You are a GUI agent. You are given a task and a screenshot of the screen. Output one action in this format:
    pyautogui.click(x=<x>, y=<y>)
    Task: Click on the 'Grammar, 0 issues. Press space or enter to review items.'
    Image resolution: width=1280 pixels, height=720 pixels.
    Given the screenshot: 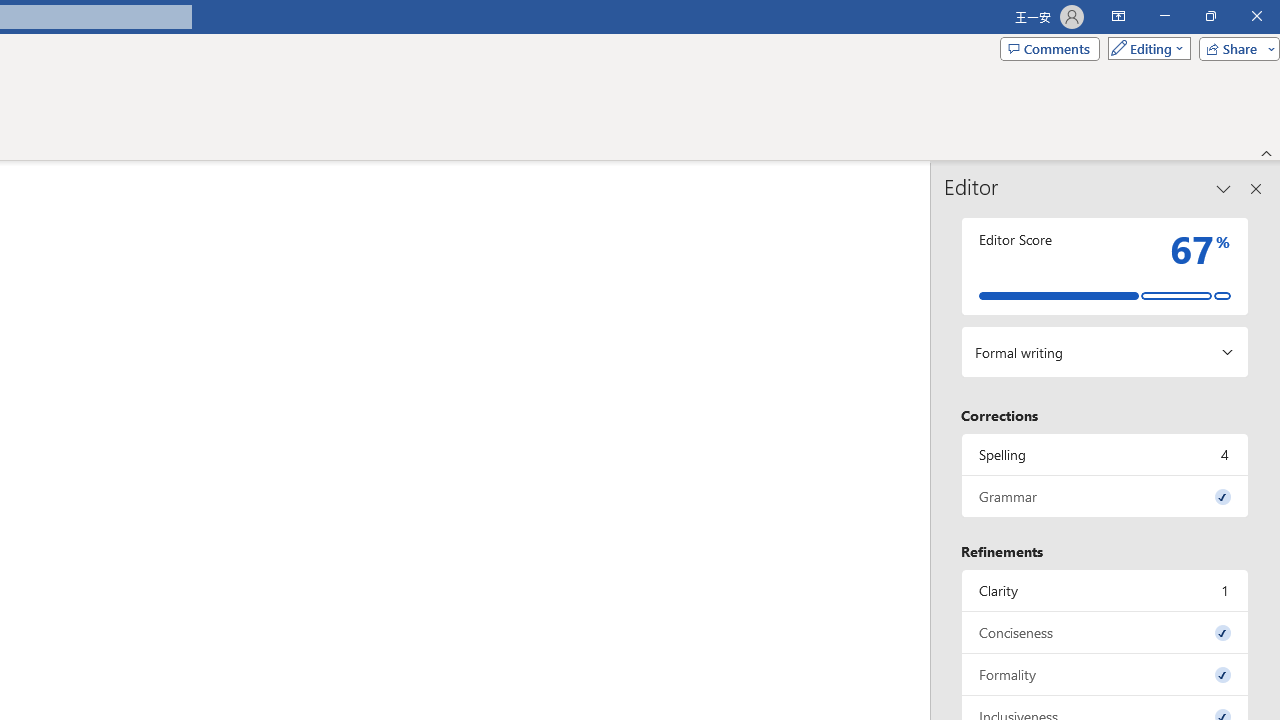 What is the action you would take?
    pyautogui.click(x=1104, y=495)
    